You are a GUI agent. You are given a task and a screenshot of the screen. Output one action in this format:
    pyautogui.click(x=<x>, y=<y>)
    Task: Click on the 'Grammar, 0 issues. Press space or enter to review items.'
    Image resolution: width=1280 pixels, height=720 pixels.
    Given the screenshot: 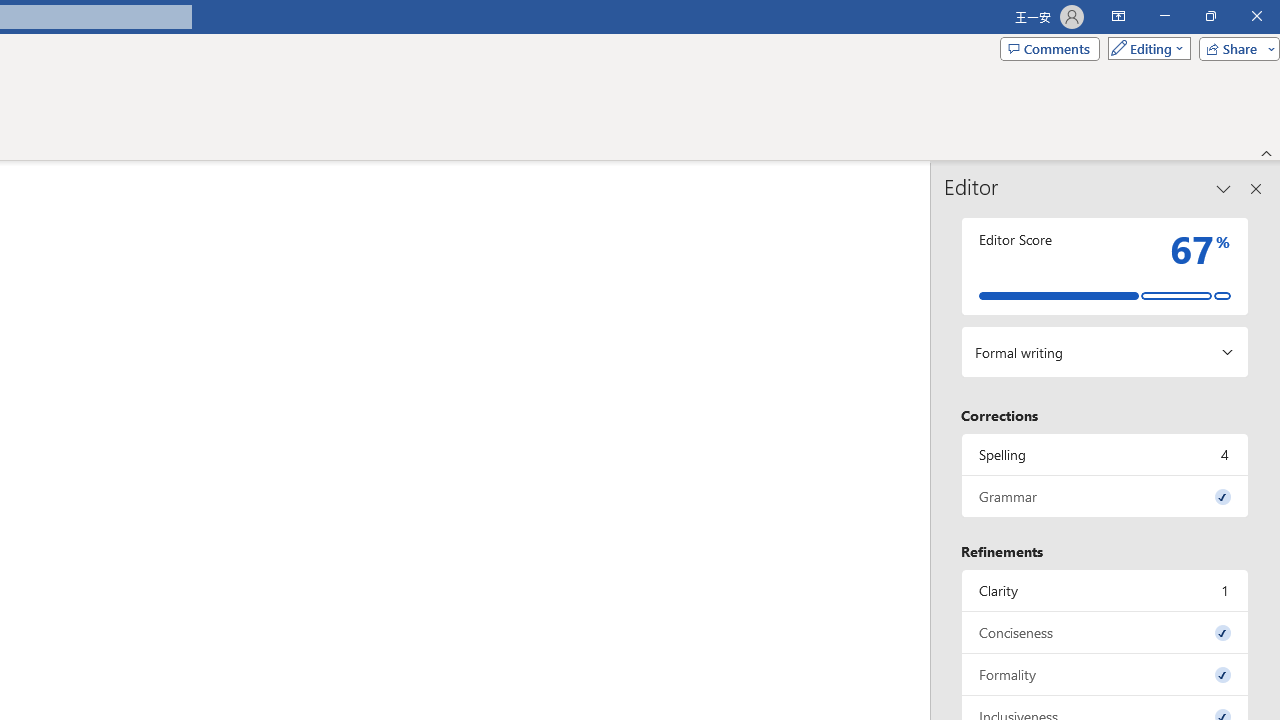 What is the action you would take?
    pyautogui.click(x=1104, y=495)
    